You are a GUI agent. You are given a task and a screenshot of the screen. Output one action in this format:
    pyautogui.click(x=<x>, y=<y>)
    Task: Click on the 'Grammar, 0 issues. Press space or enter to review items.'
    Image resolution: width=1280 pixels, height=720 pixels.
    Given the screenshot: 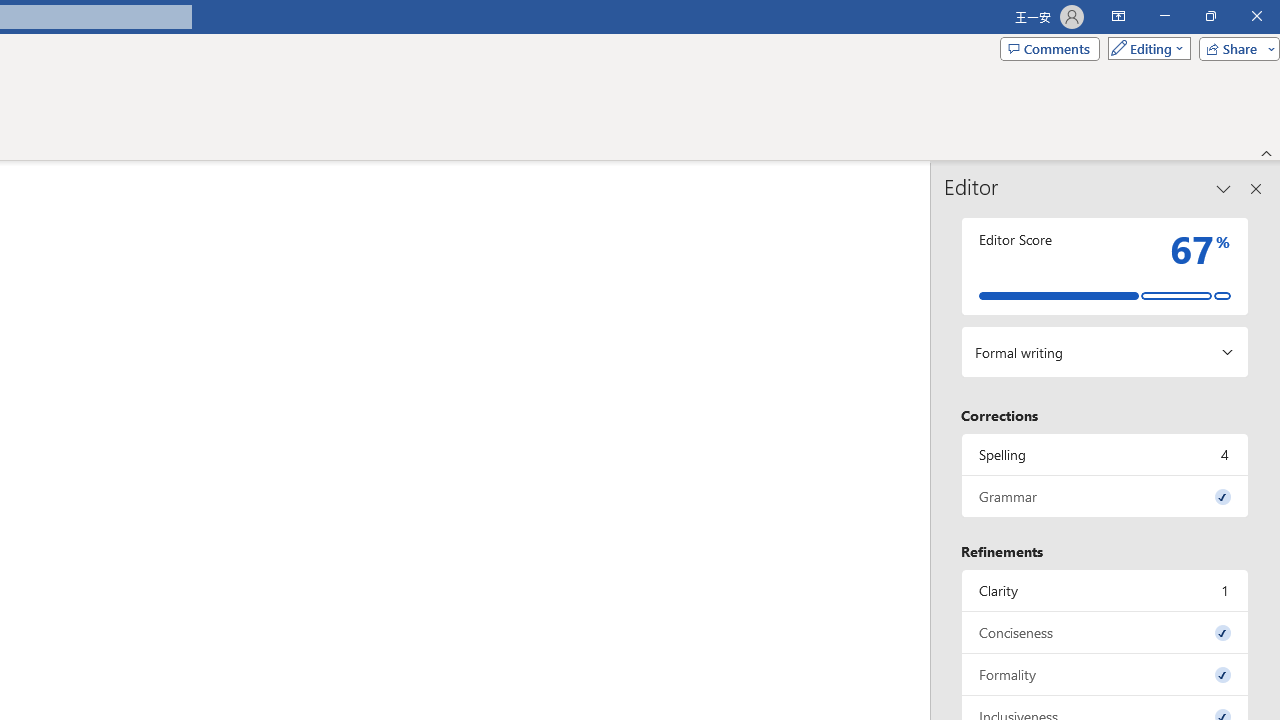 What is the action you would take?
    pyautogui.click(x=1104, y=495)
    